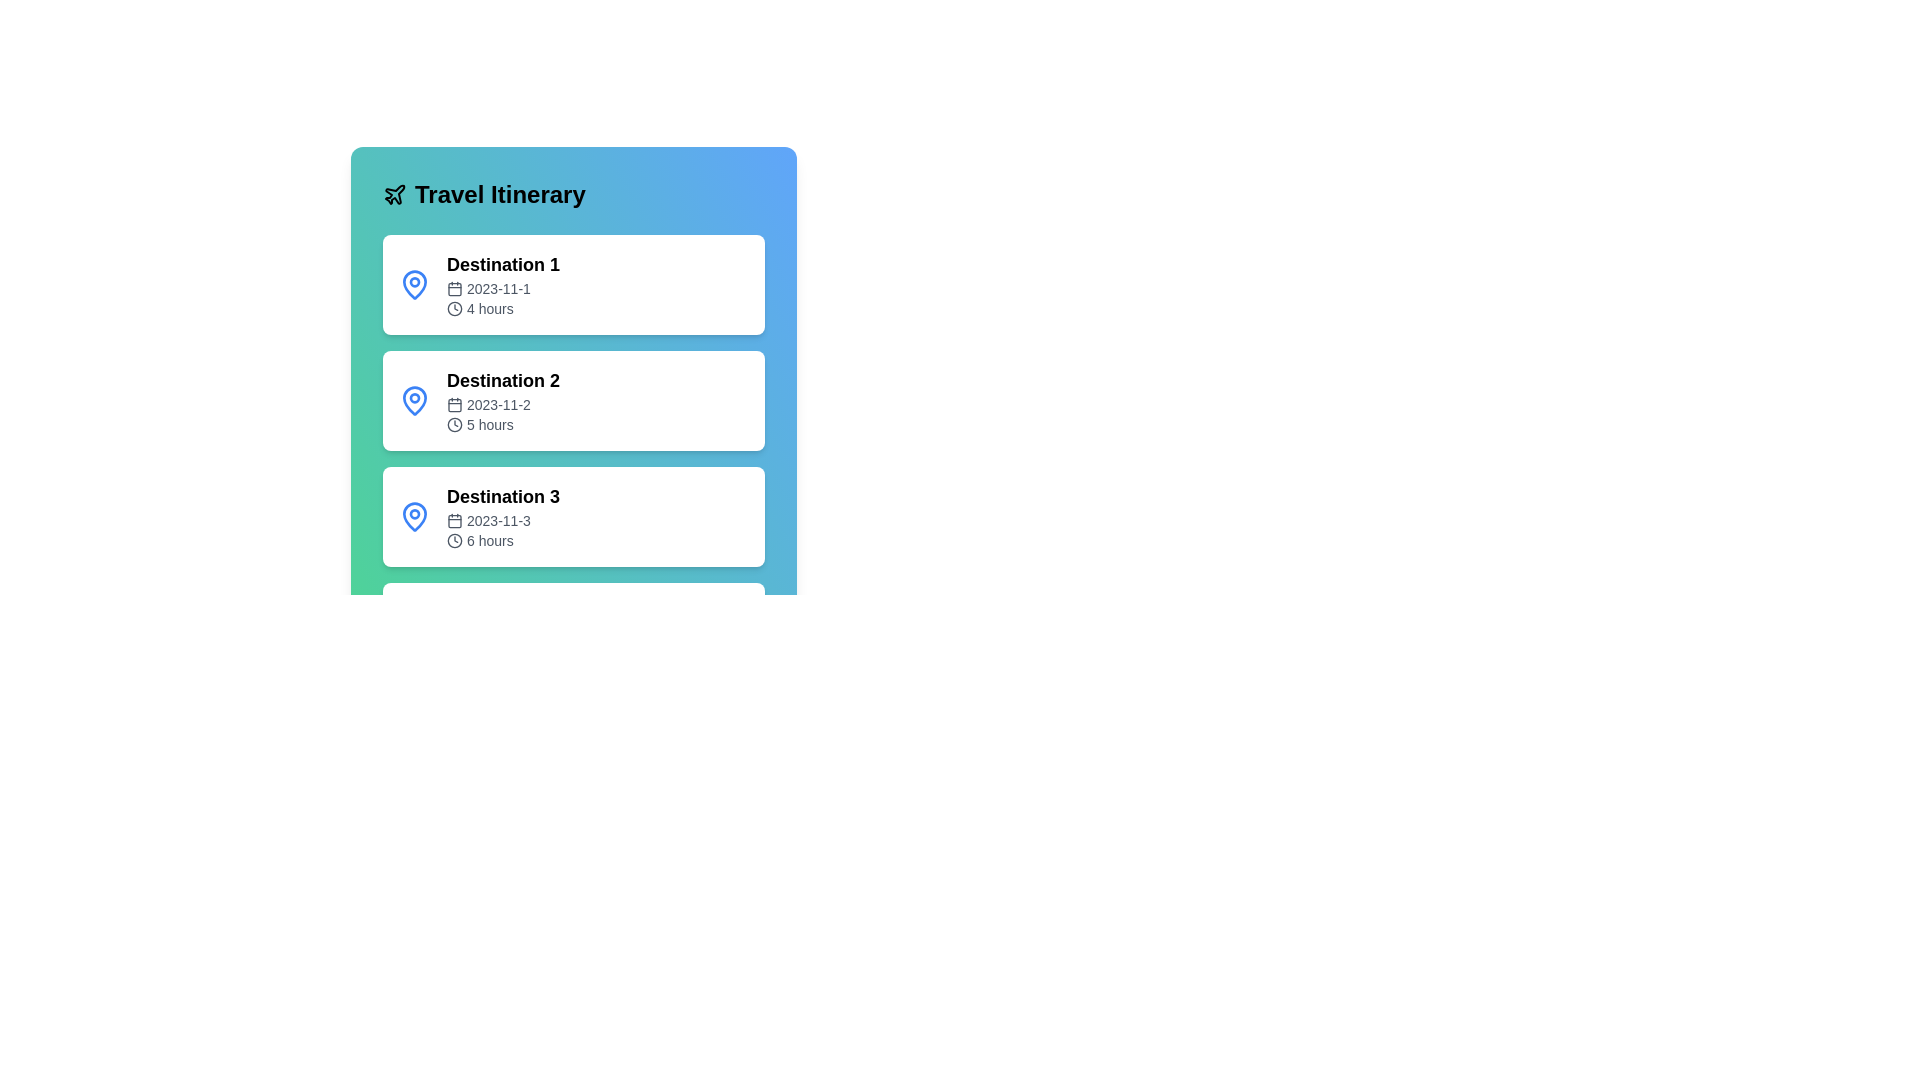  What do you see at coordinates (503, 381) in the screenshot?
I see `the text label displaying the destination name in the itinerary, located below 'Destination 1' and above 'Destination 3'` at bounding box center [503, 381].